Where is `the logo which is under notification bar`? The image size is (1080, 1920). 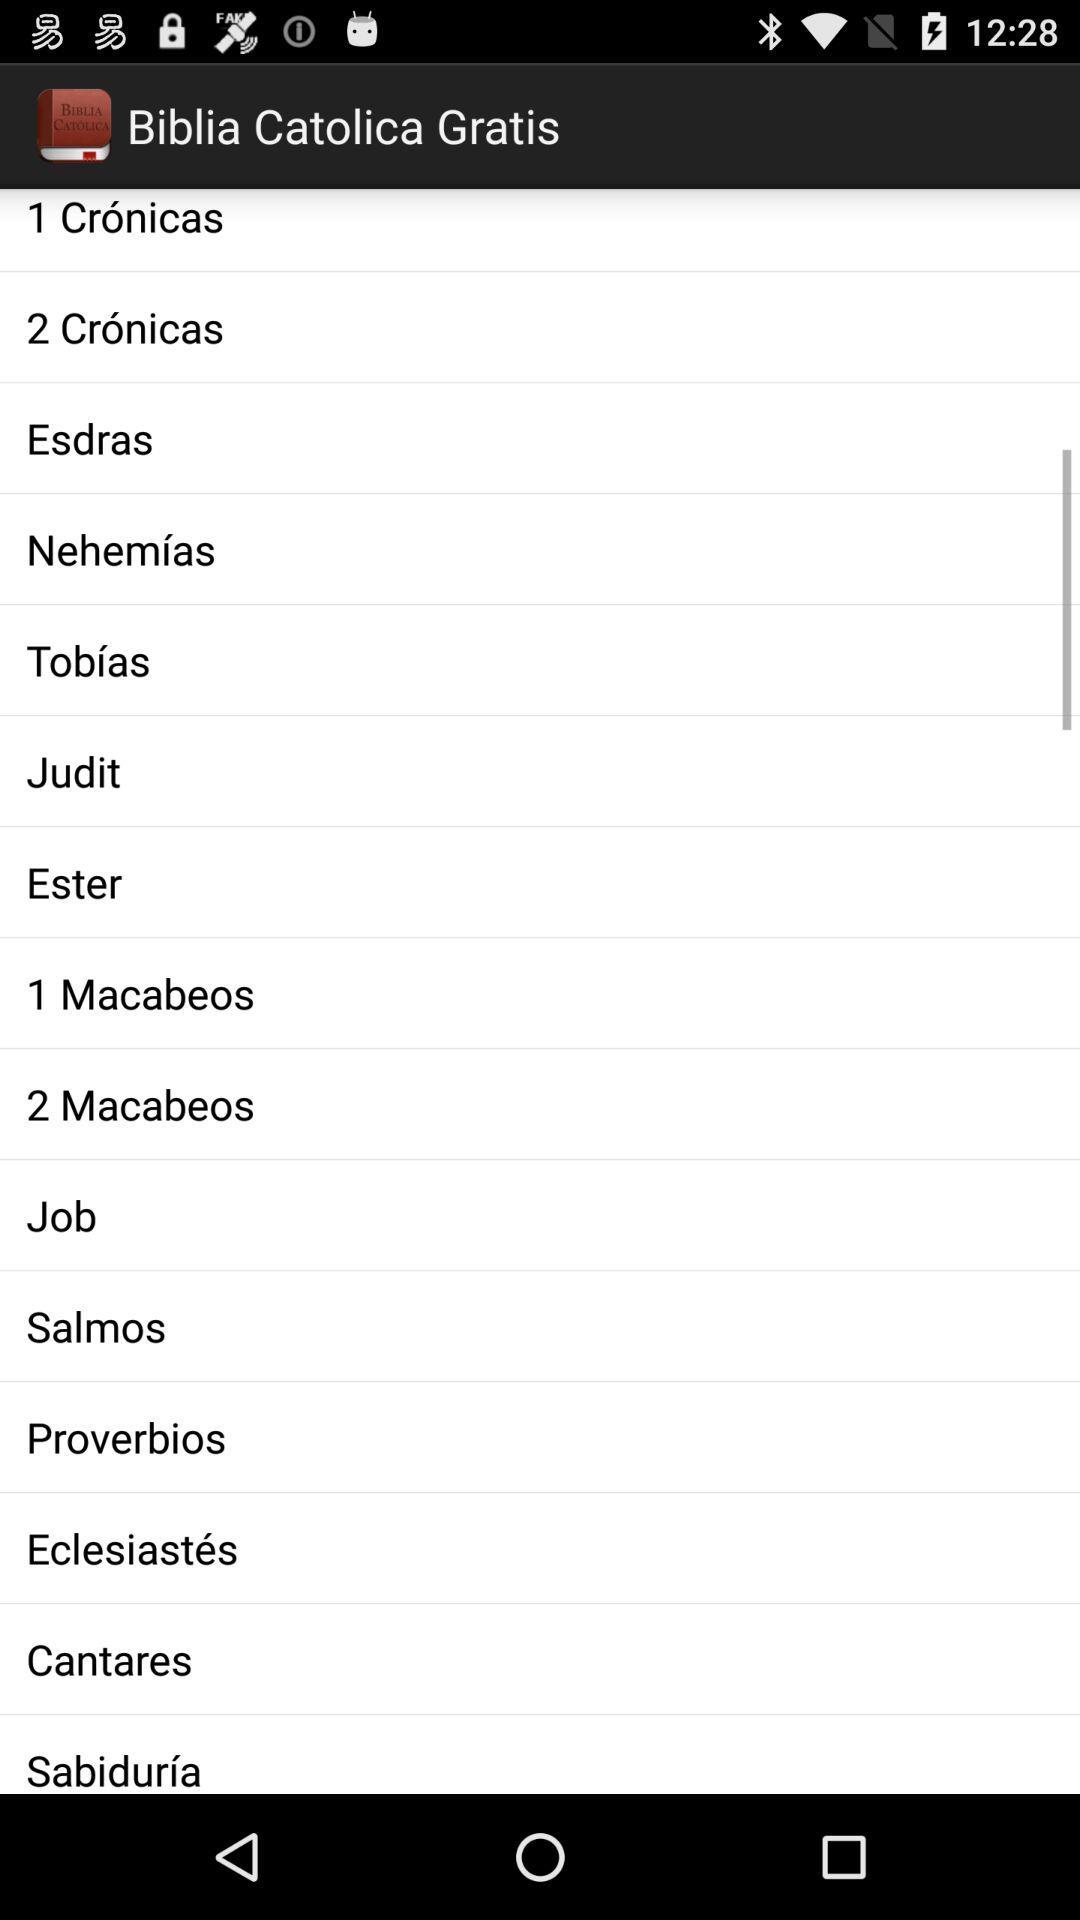 the logo which is under notification bar is located at coordinates (72, 124).